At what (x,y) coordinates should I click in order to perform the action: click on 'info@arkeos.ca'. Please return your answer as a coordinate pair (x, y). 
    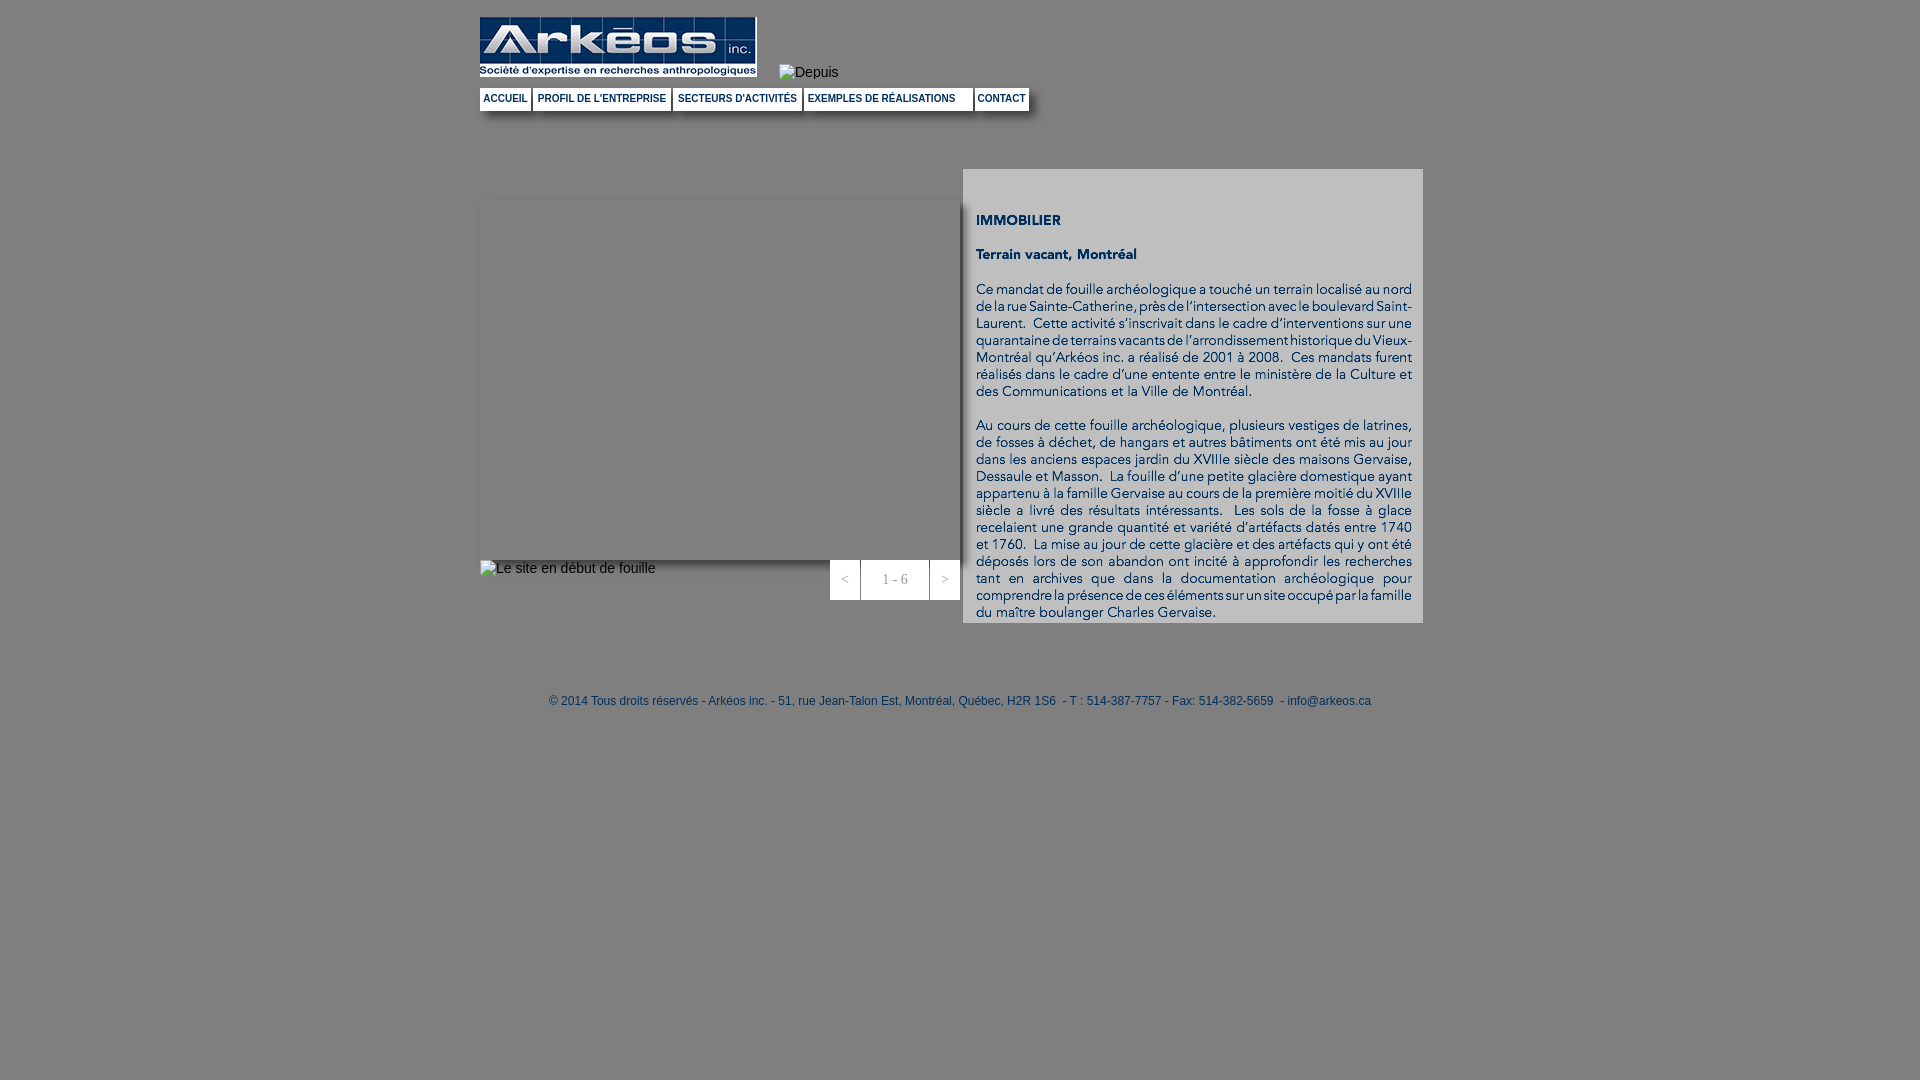
    Looking at the image, I should click on (1329, 700).